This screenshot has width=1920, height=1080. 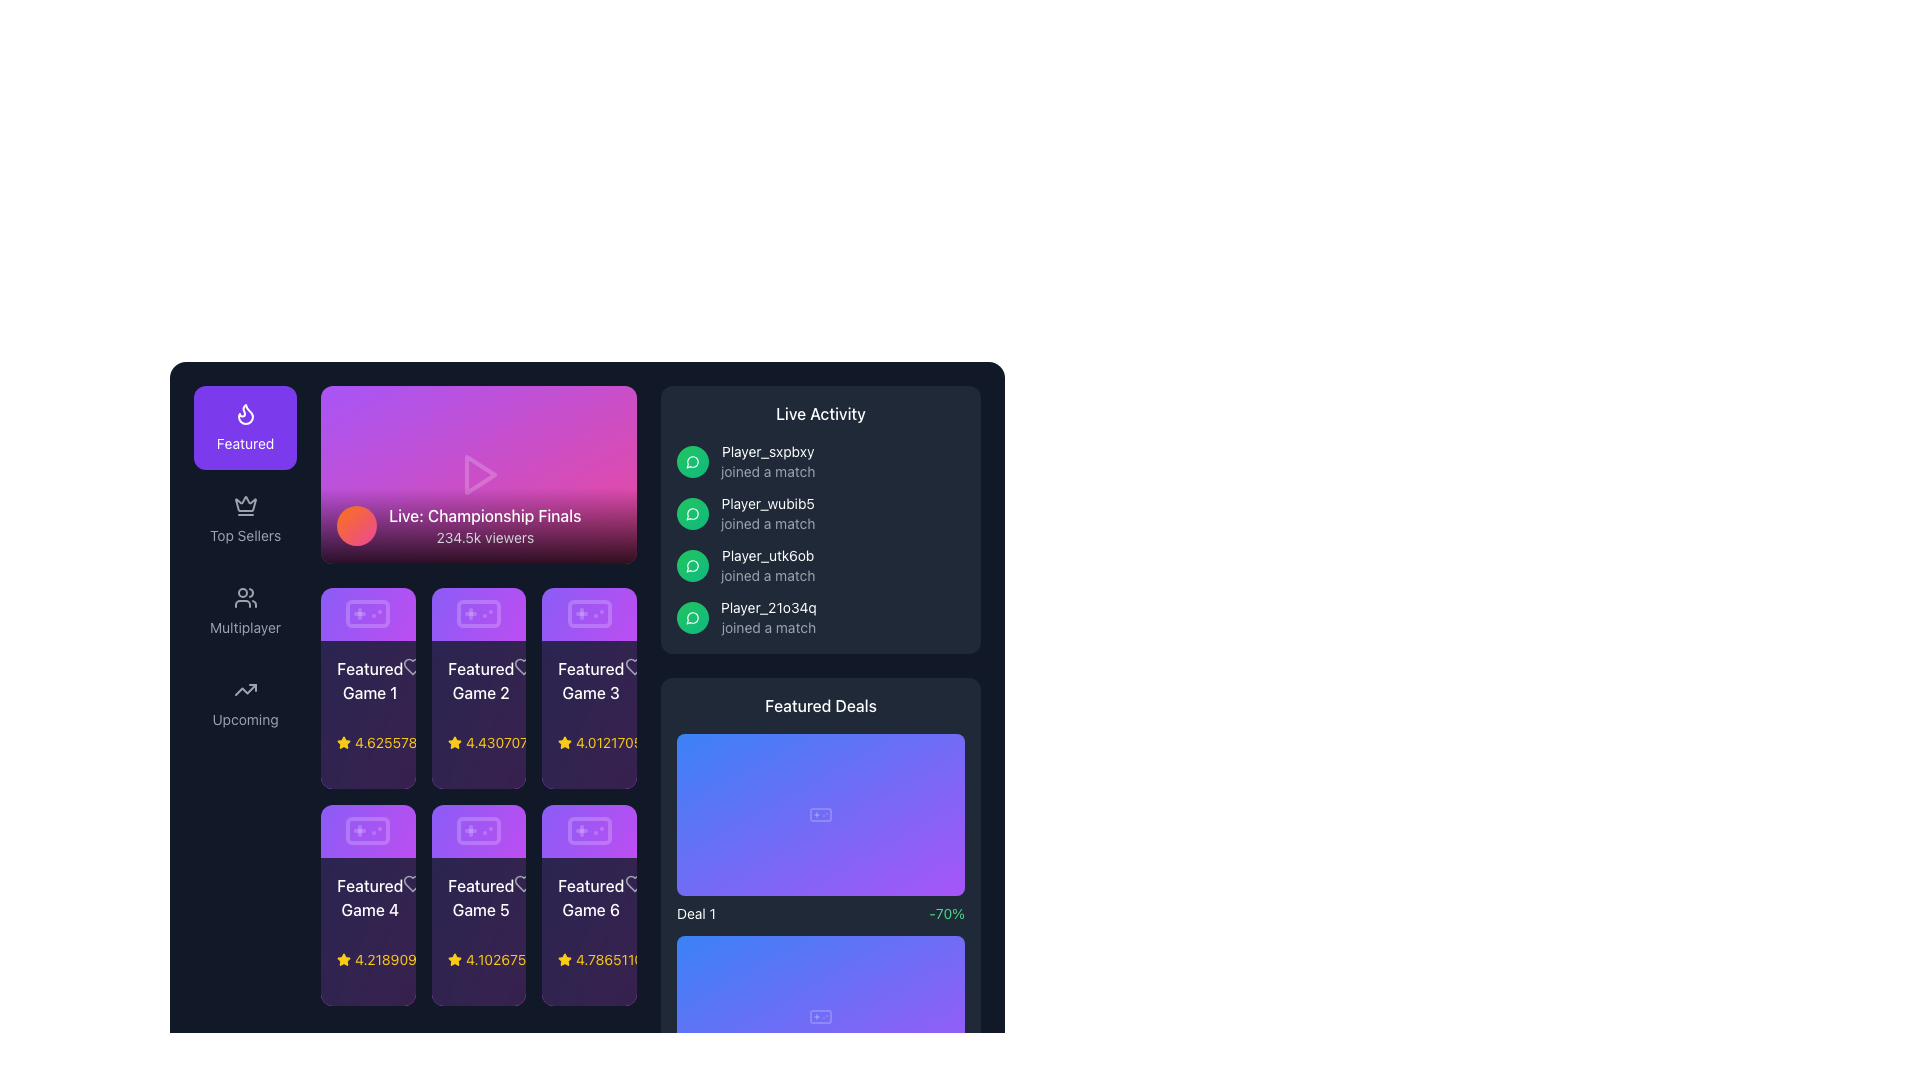 What do you see at coordinates (478, 687) in the screenshot?
I see `the featured game card located in the second column of the top row` at bounding box center [478, 687].